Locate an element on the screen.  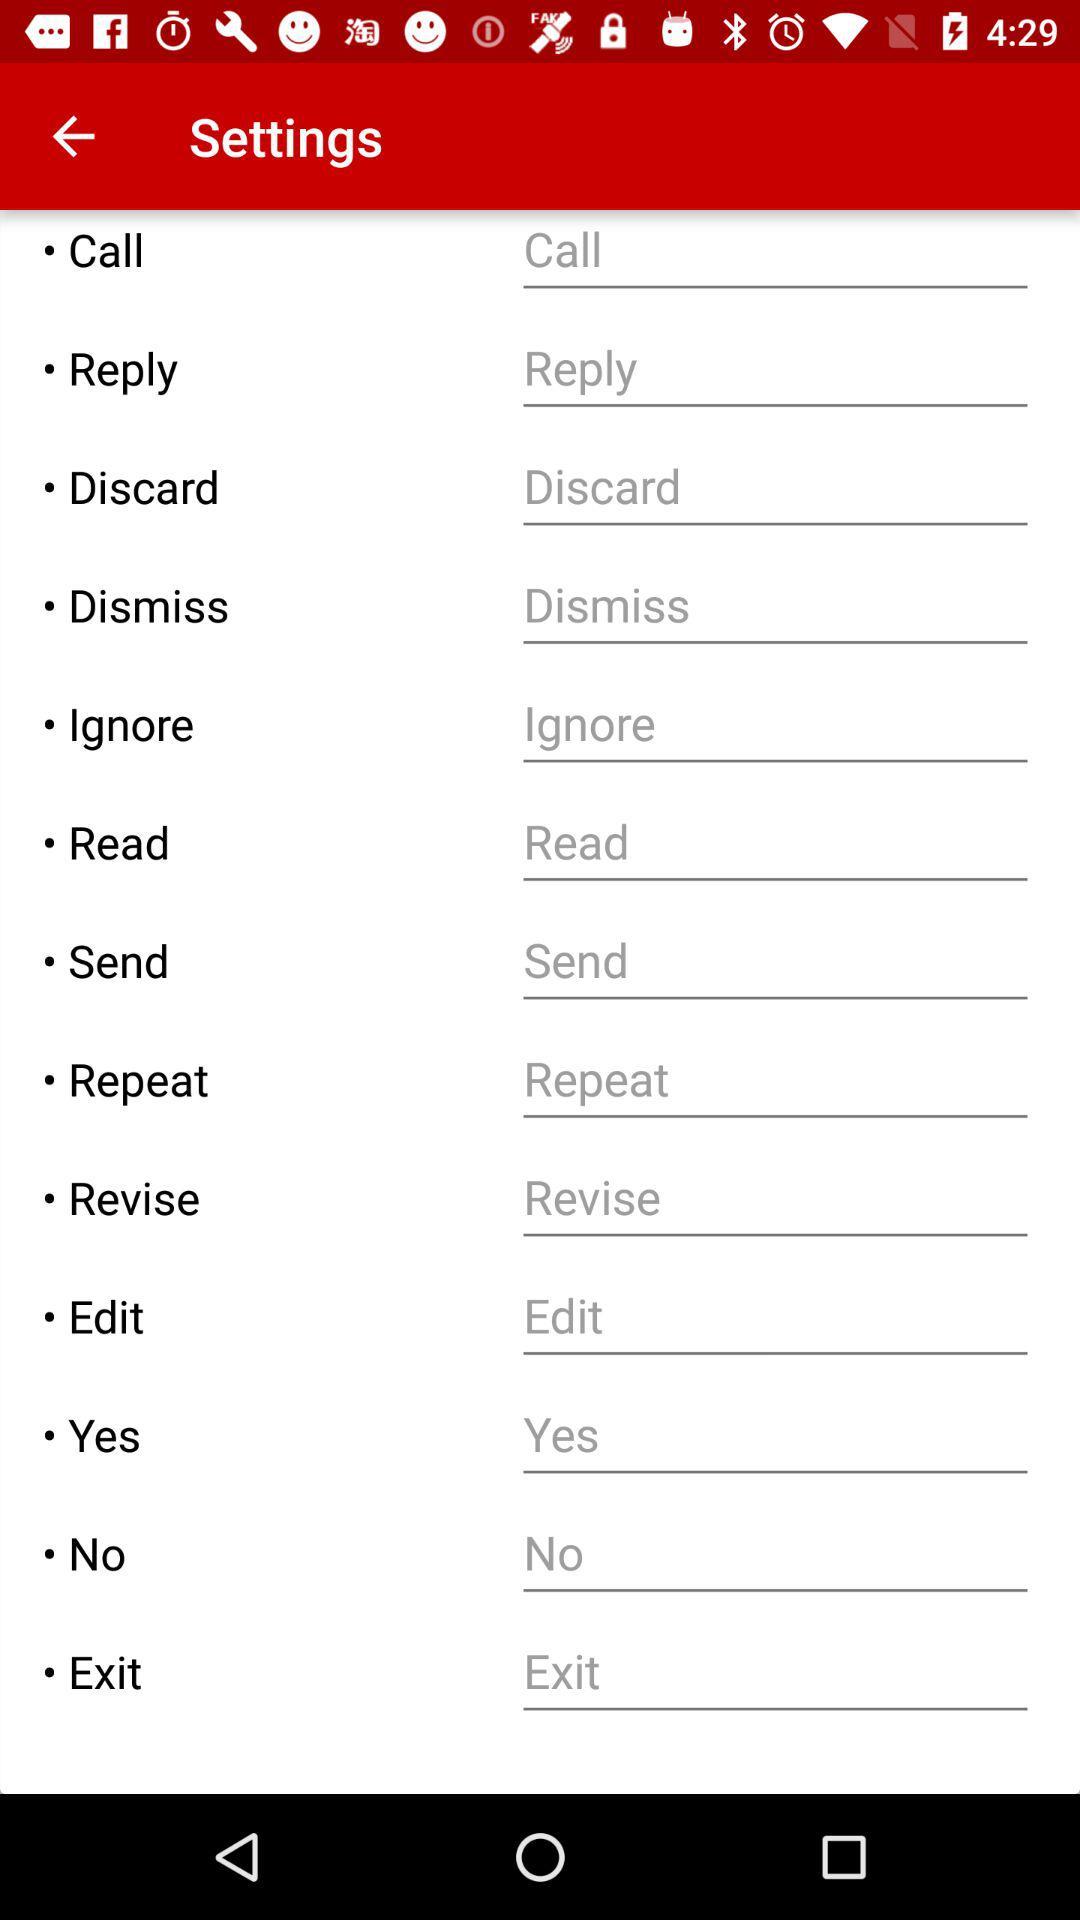
read settings is located at coordinates (774, 842).